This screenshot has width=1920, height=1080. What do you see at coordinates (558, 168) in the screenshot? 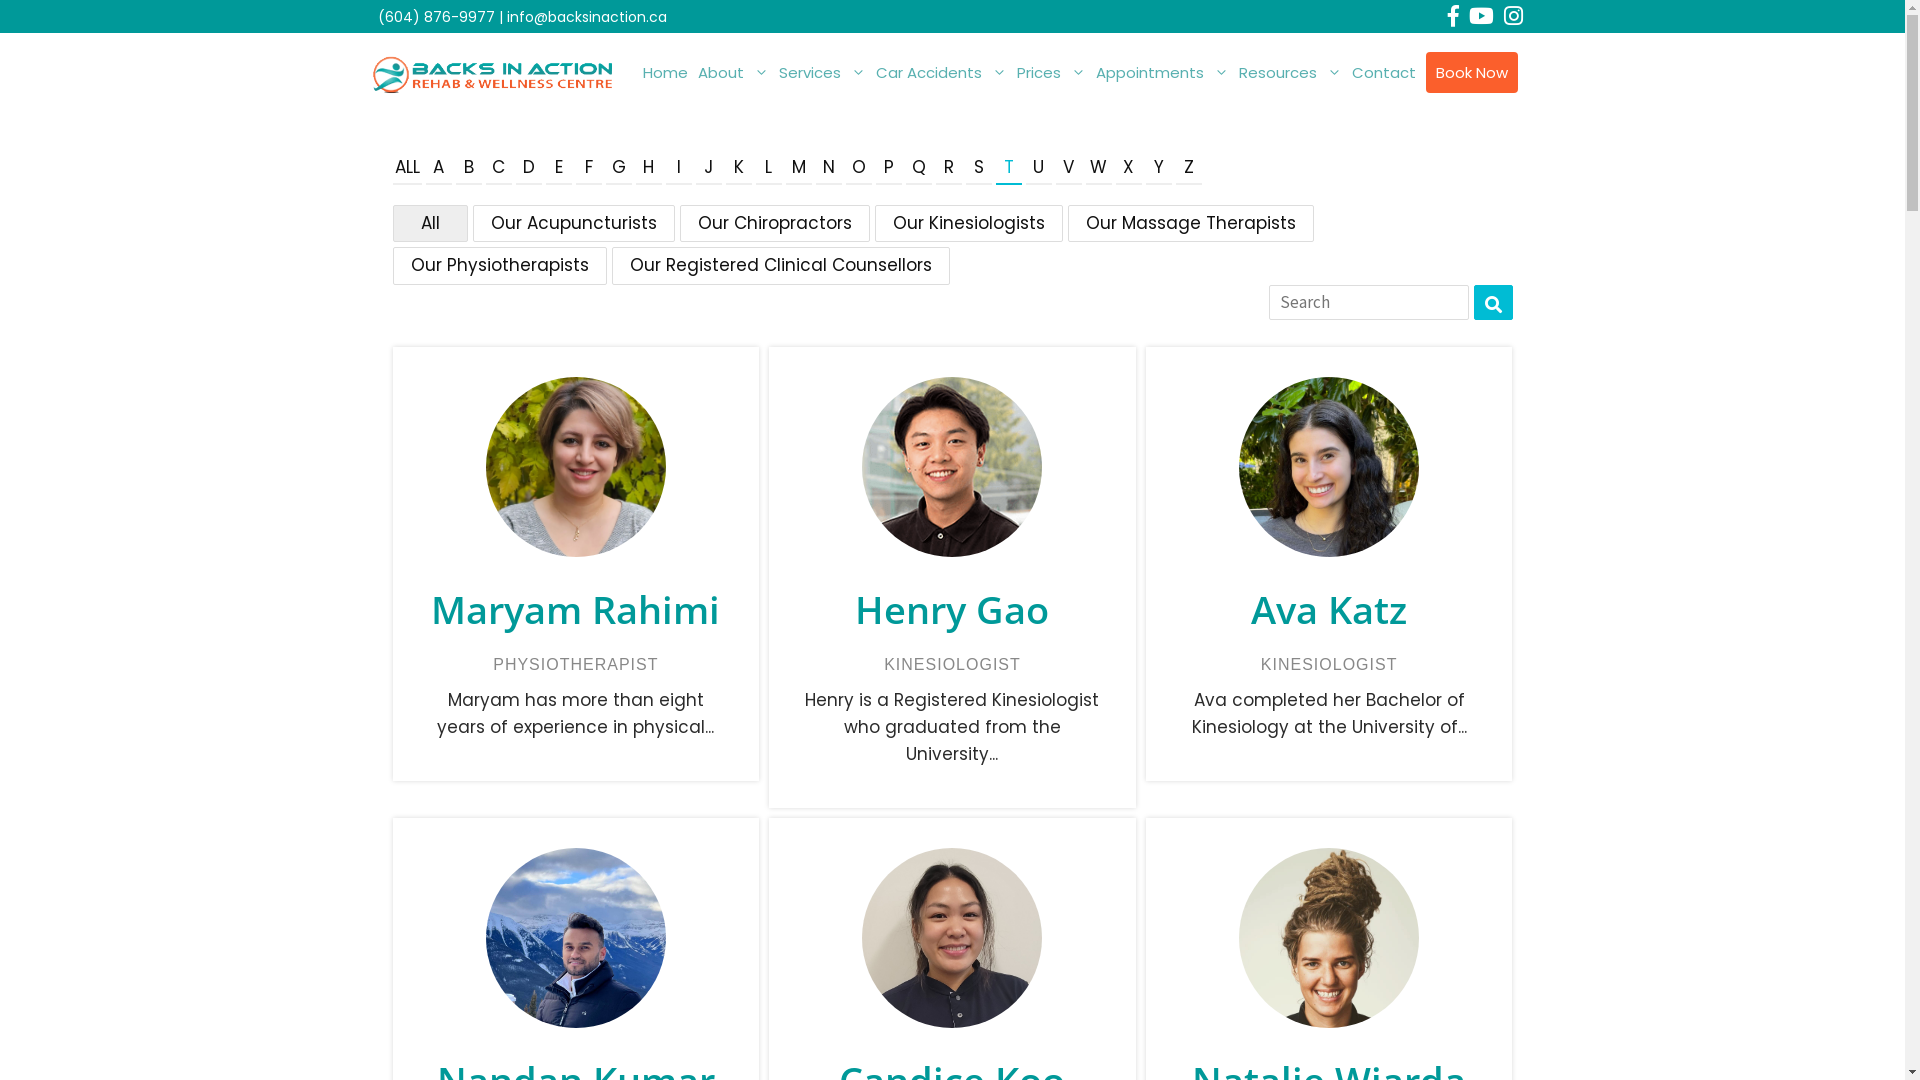
I see `'E'` at bounding box center [558, 168].